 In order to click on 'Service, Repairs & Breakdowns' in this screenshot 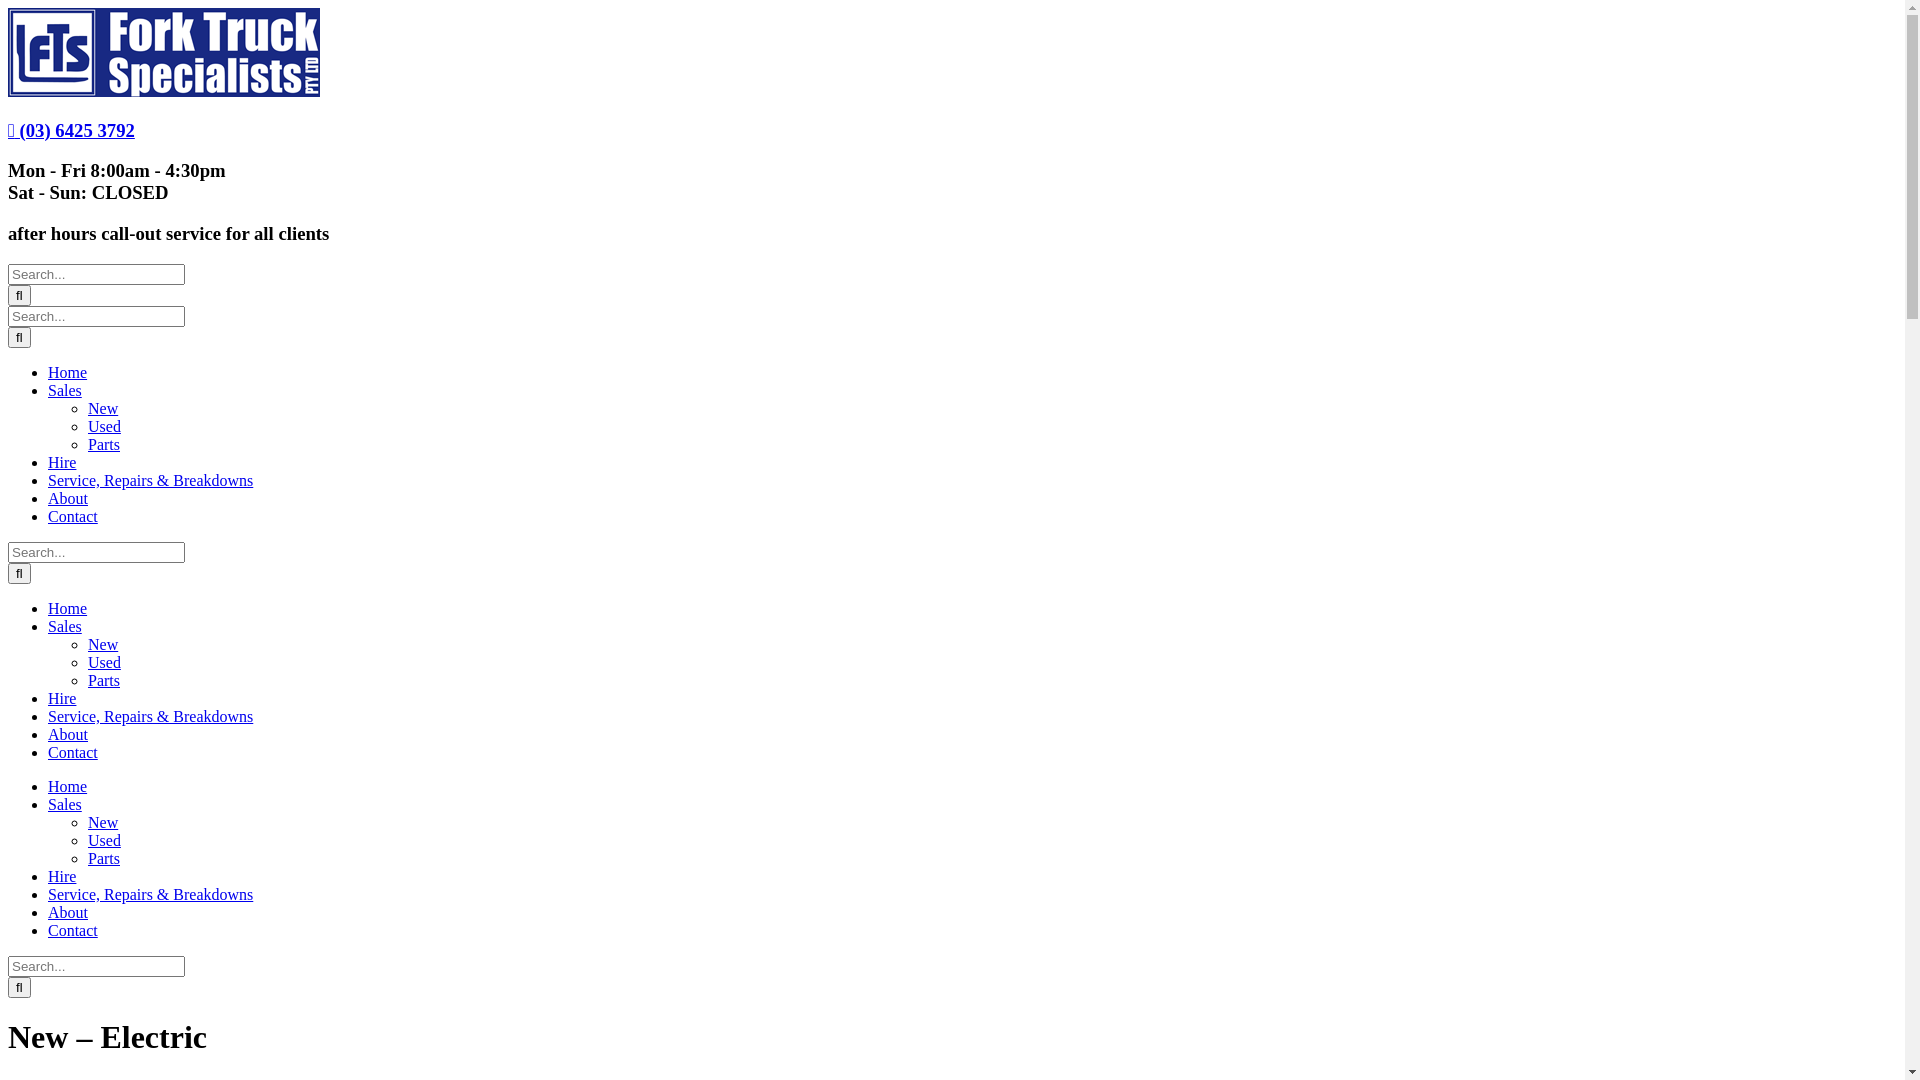, I will do `click(149, 893)`.